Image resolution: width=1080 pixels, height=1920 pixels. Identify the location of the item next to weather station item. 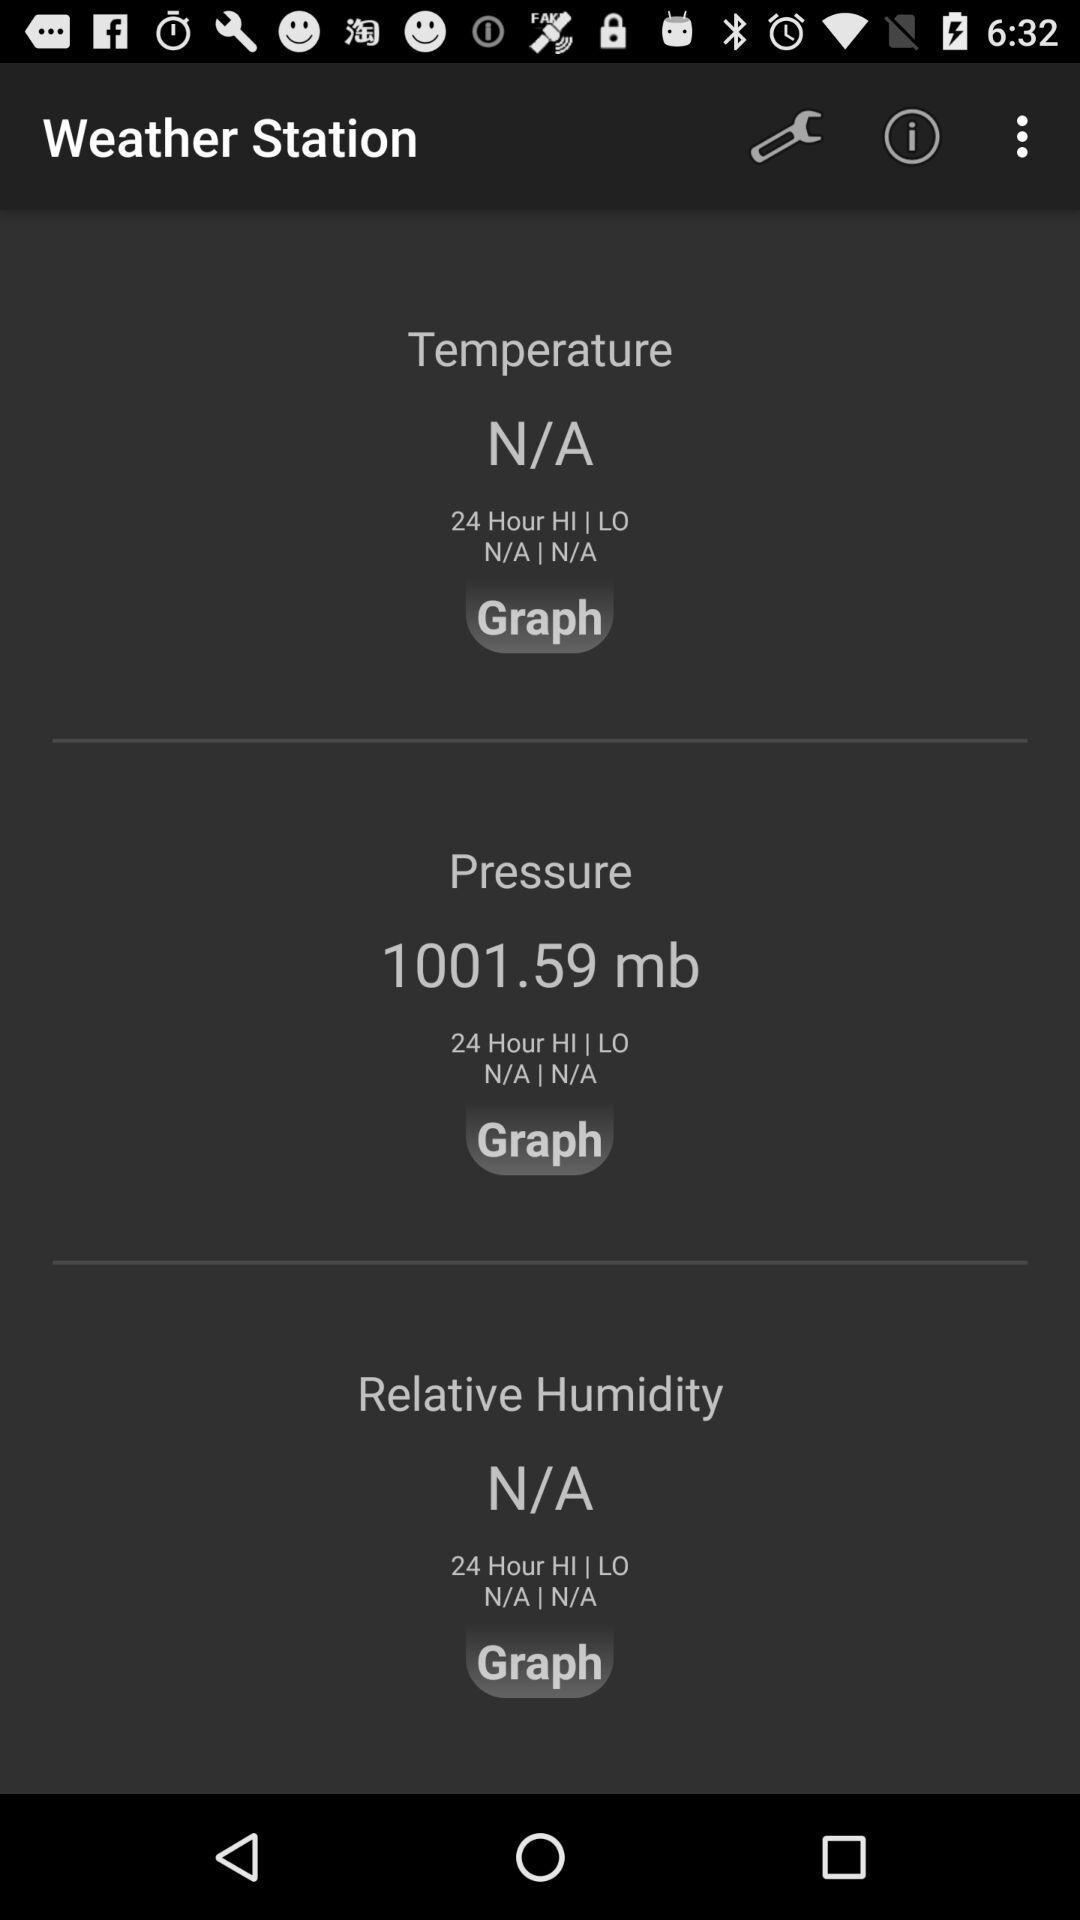
(785, 135).